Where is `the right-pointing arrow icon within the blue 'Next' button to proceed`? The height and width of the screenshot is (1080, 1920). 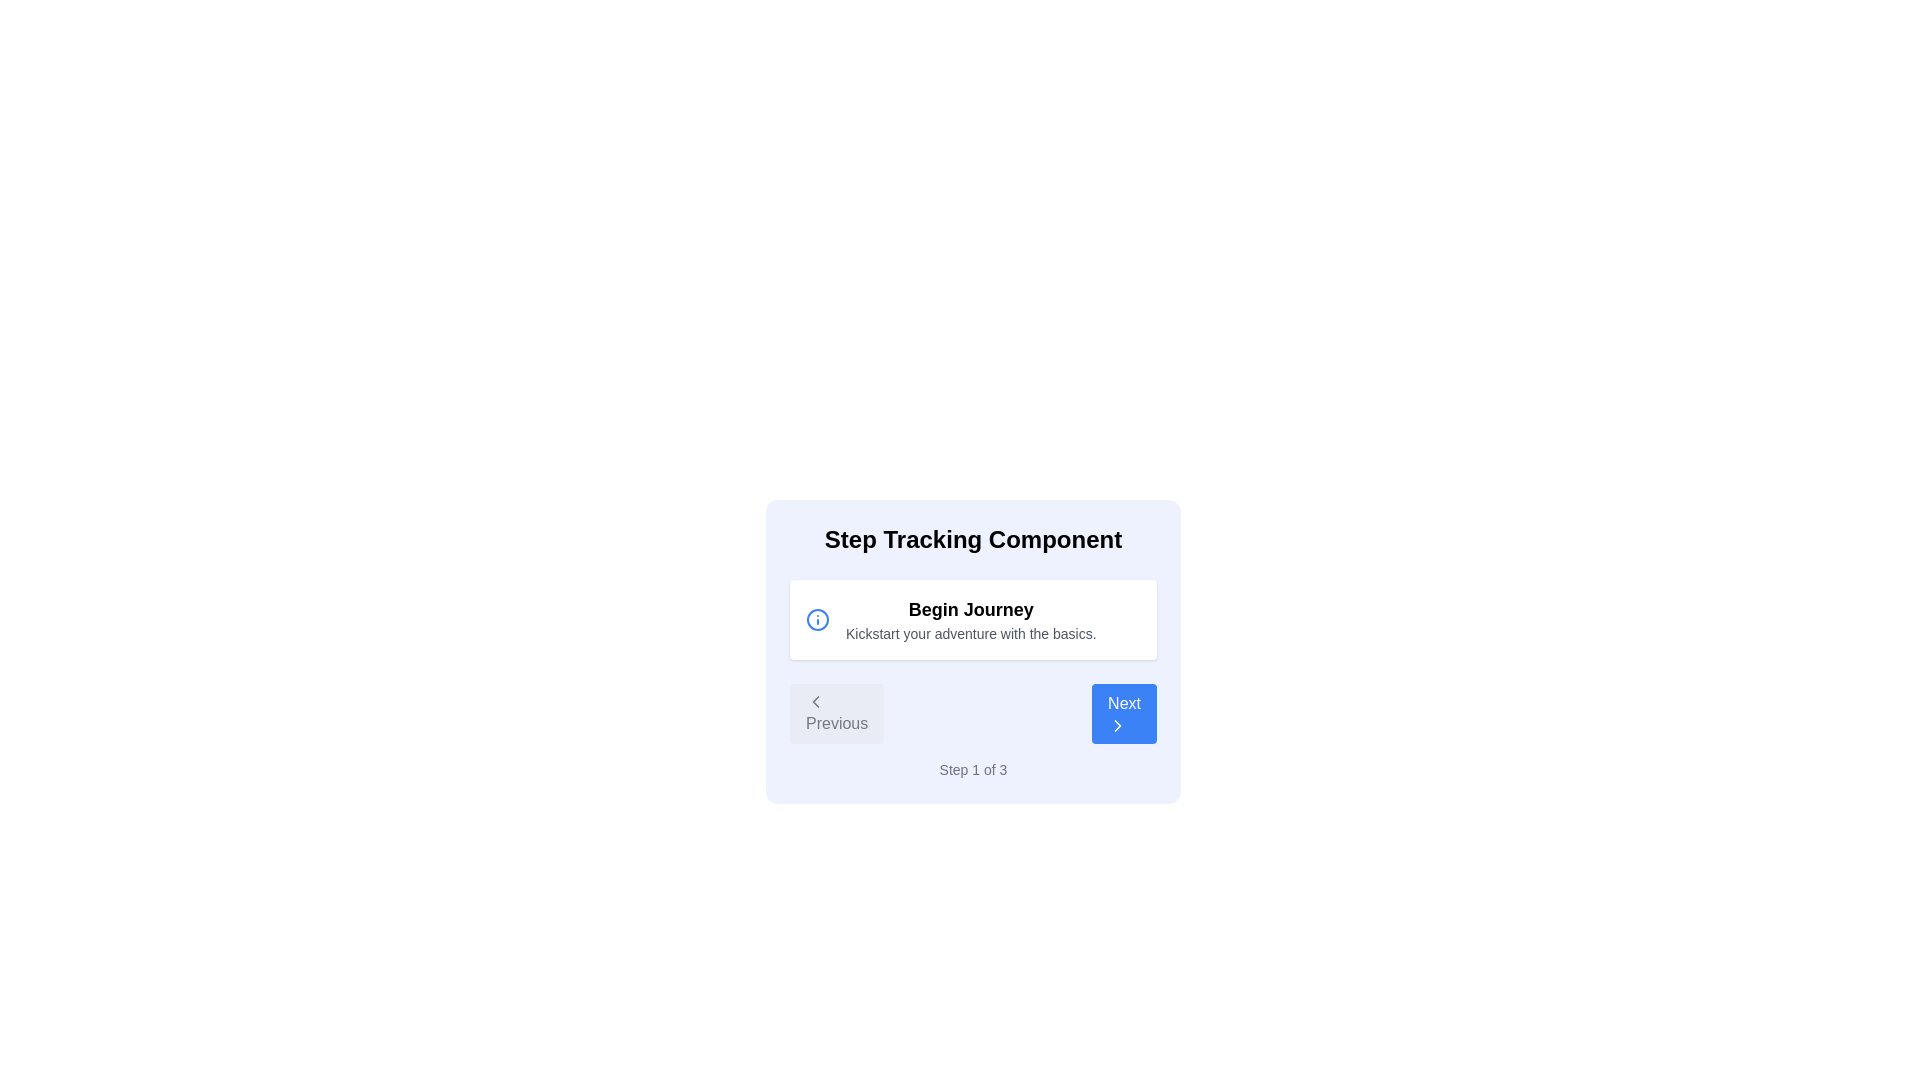 the right-pointing arrow icon within the blue 'Next' button to proceed is located at coordinates (1117, 725).